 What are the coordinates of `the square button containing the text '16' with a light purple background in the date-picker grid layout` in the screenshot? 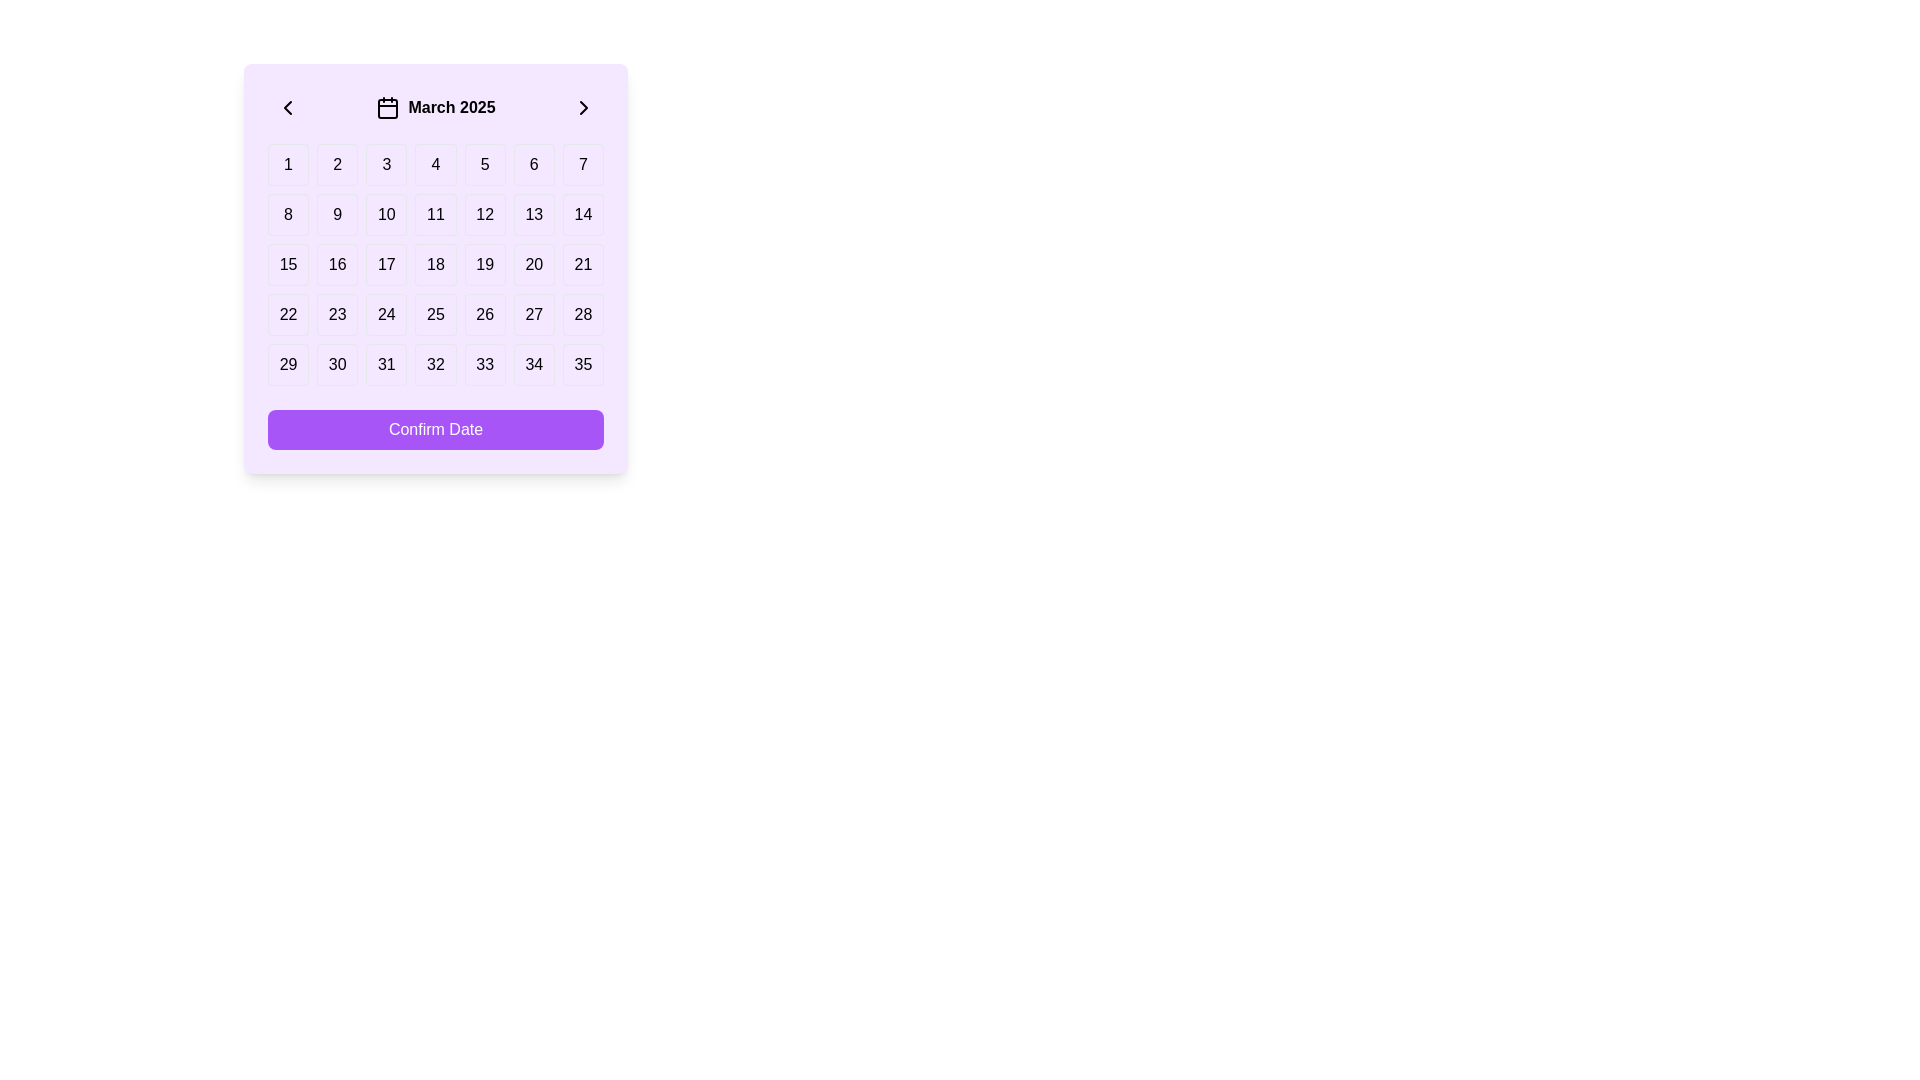 It's located at (337, 264).